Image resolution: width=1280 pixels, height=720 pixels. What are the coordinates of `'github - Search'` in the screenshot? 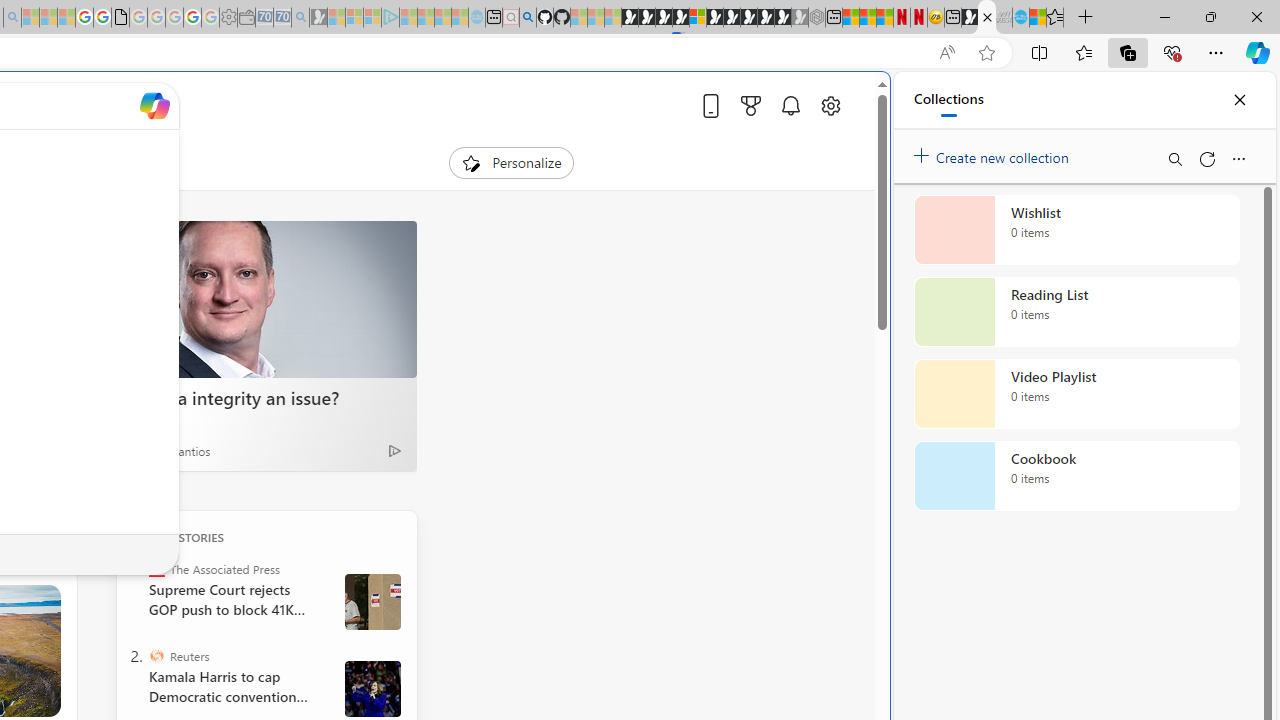 It's located at (528, 17).